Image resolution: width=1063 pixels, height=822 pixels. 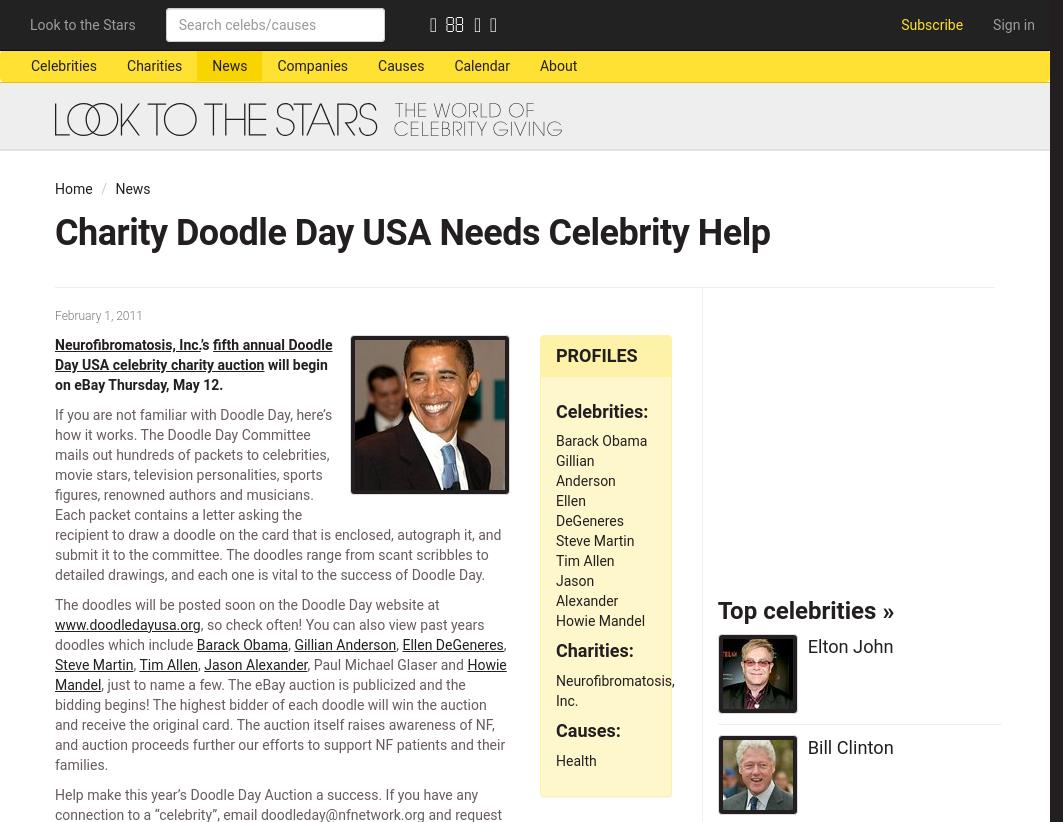 What do you see at coordinates (595, 353) in the screenshot?
I see `'Profiles'` at bounding box center [595, 353].